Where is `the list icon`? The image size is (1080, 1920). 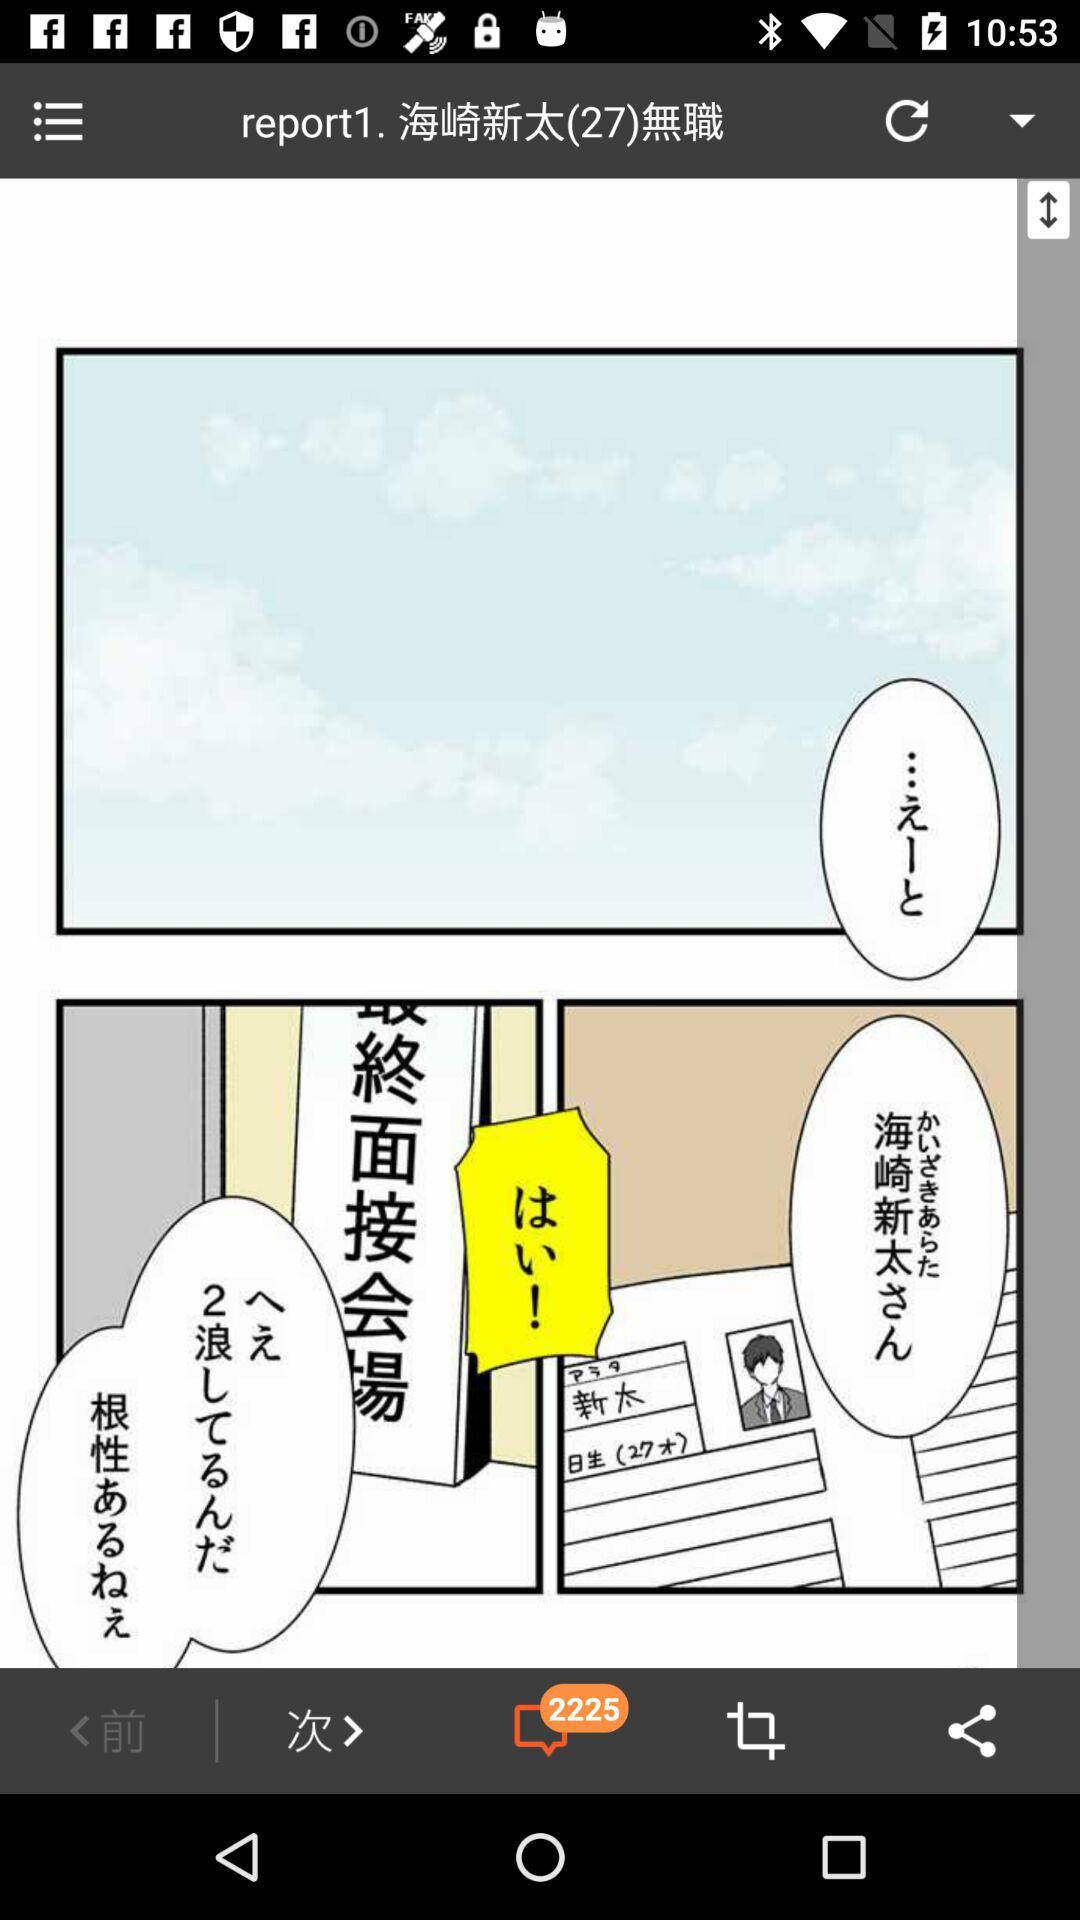
the list icon is located at coordinates (56, 119).